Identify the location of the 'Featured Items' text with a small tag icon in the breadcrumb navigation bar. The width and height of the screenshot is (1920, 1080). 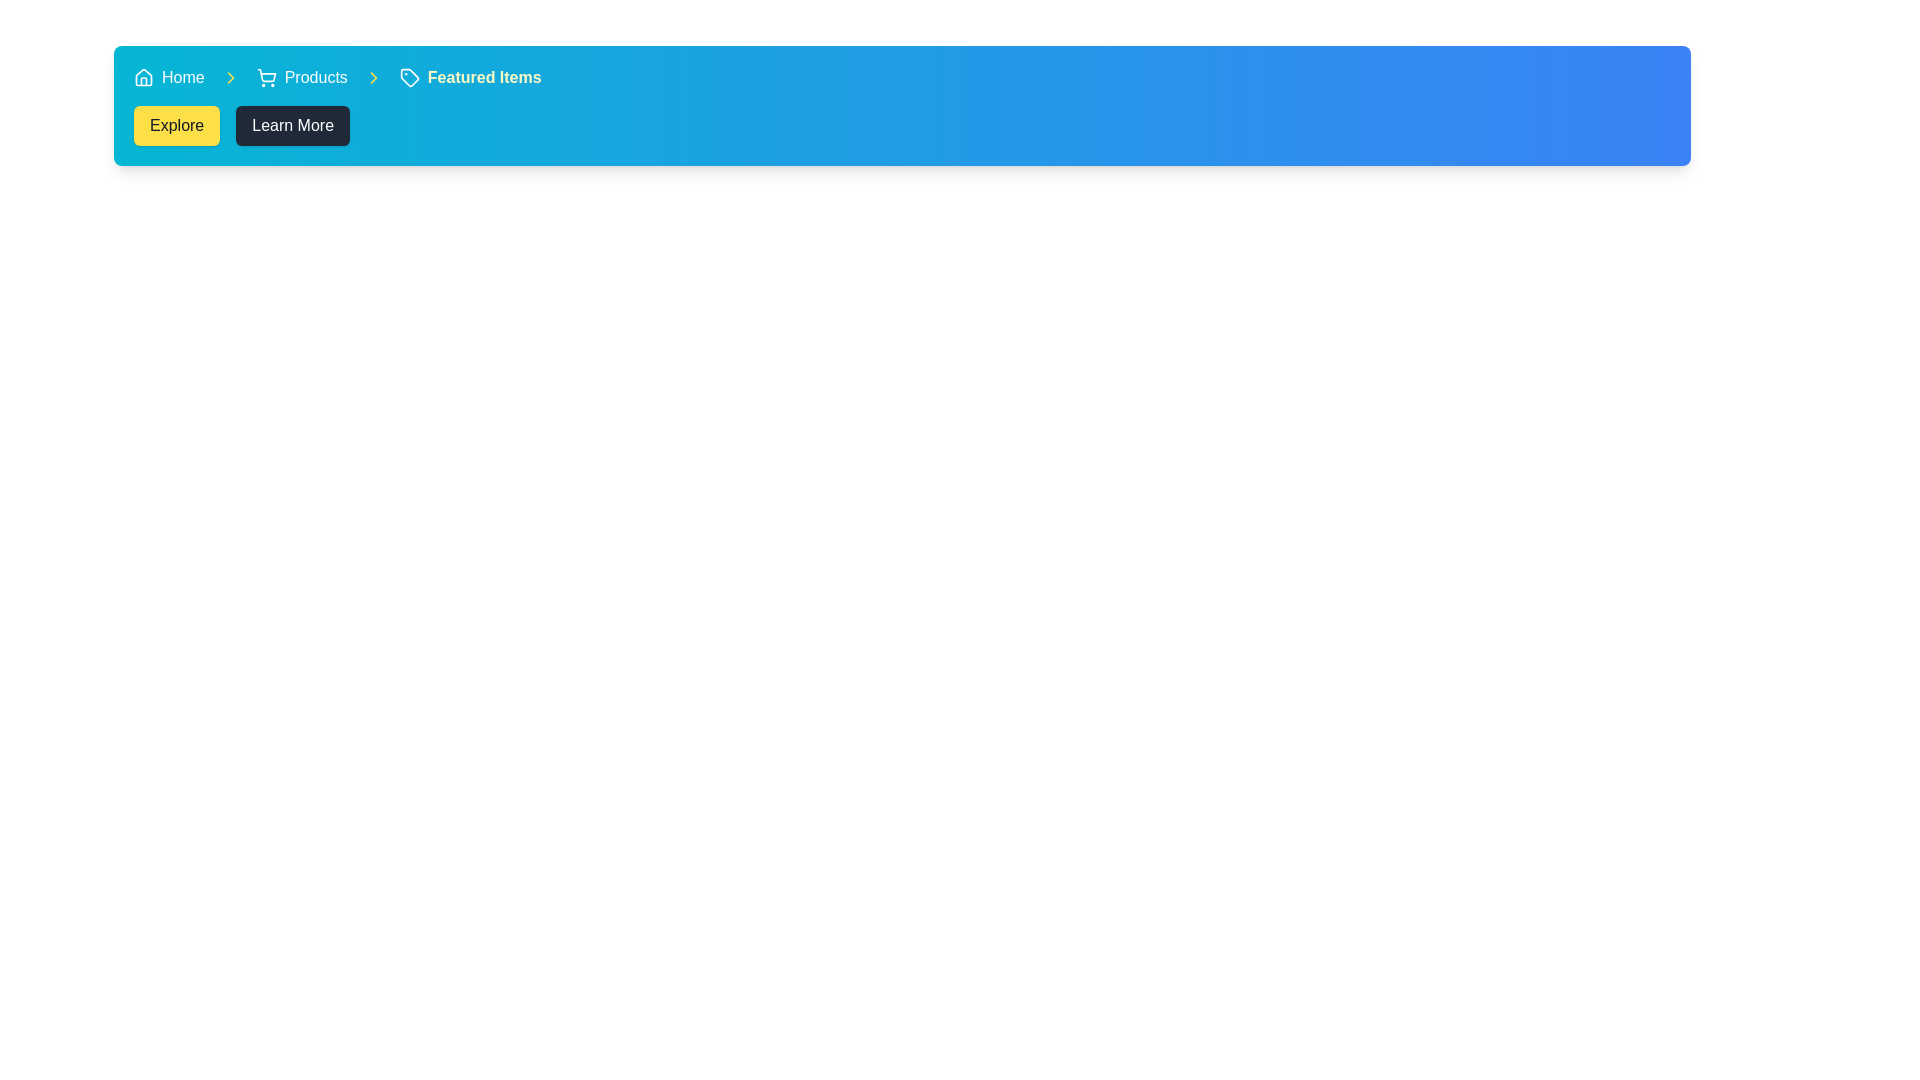
(469, 76).